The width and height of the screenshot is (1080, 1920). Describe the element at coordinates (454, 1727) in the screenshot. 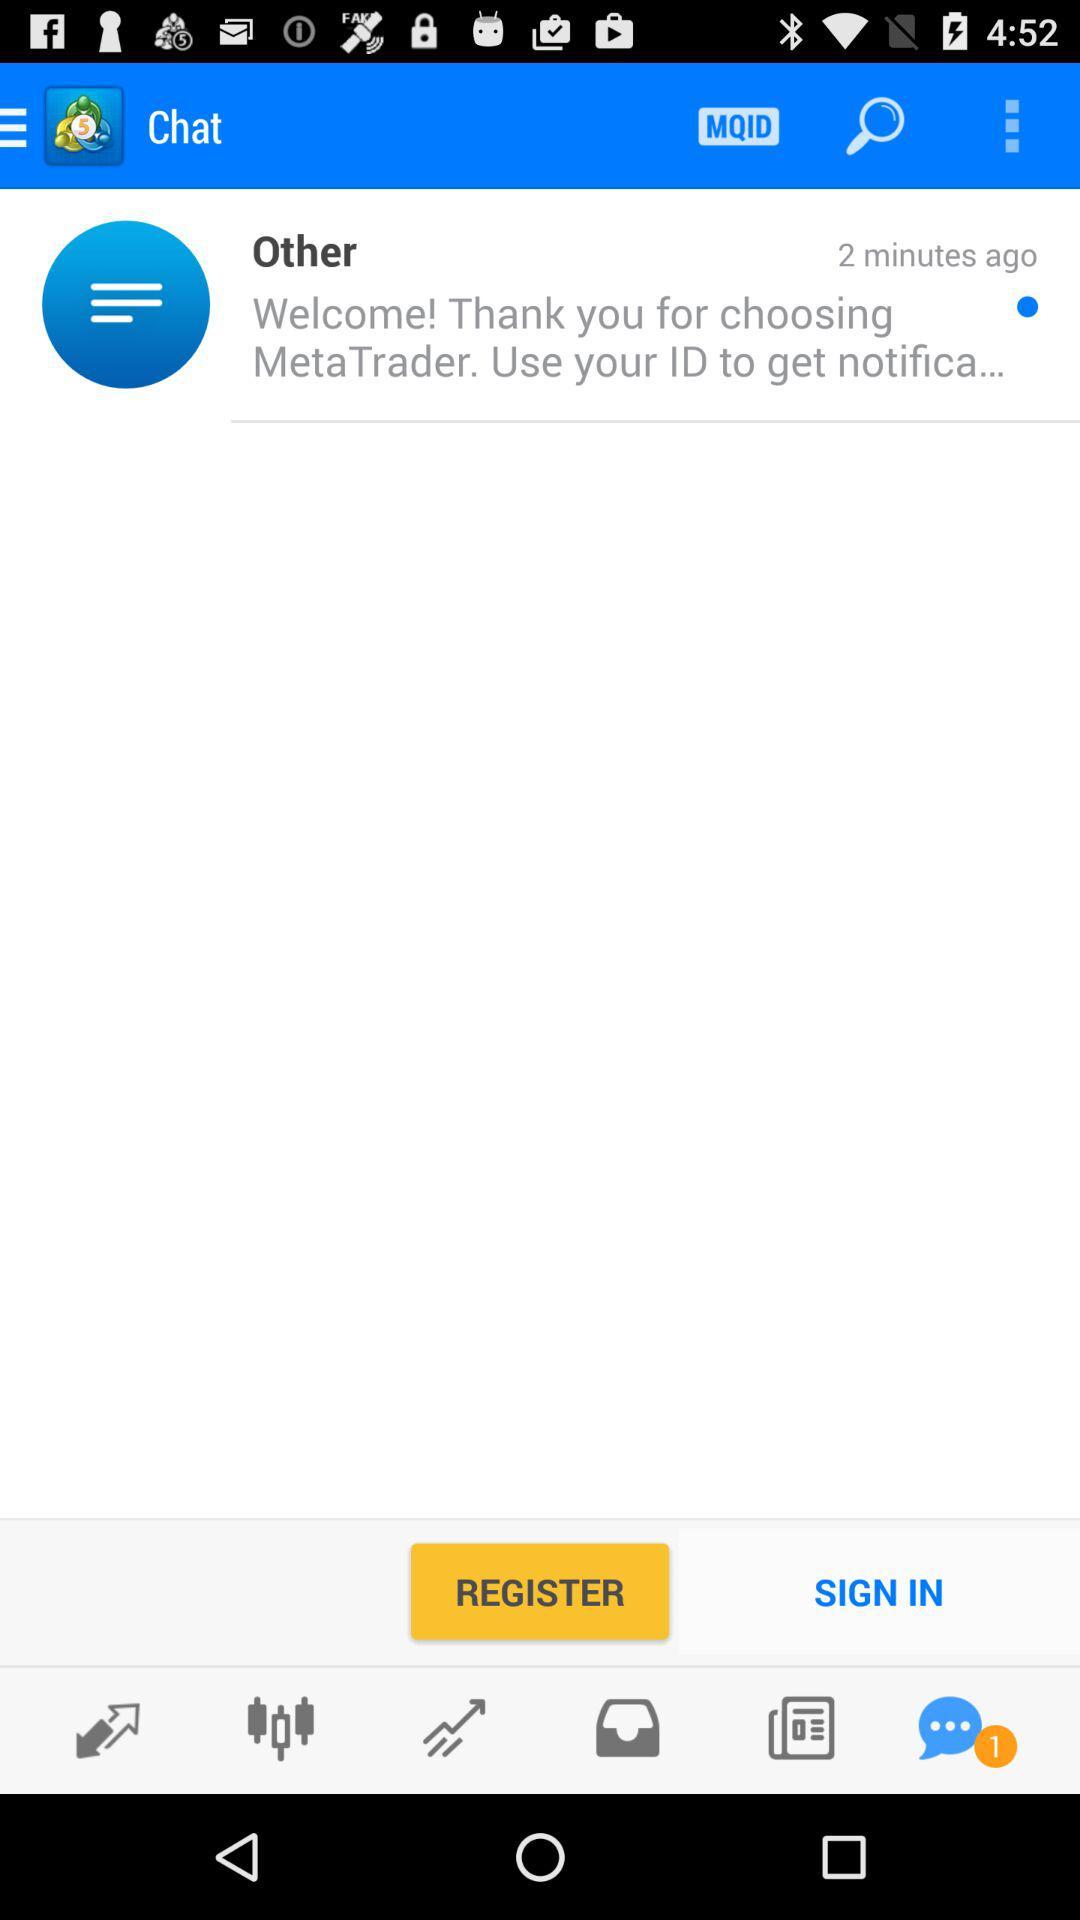

I see `for current technical indicator` at that location.